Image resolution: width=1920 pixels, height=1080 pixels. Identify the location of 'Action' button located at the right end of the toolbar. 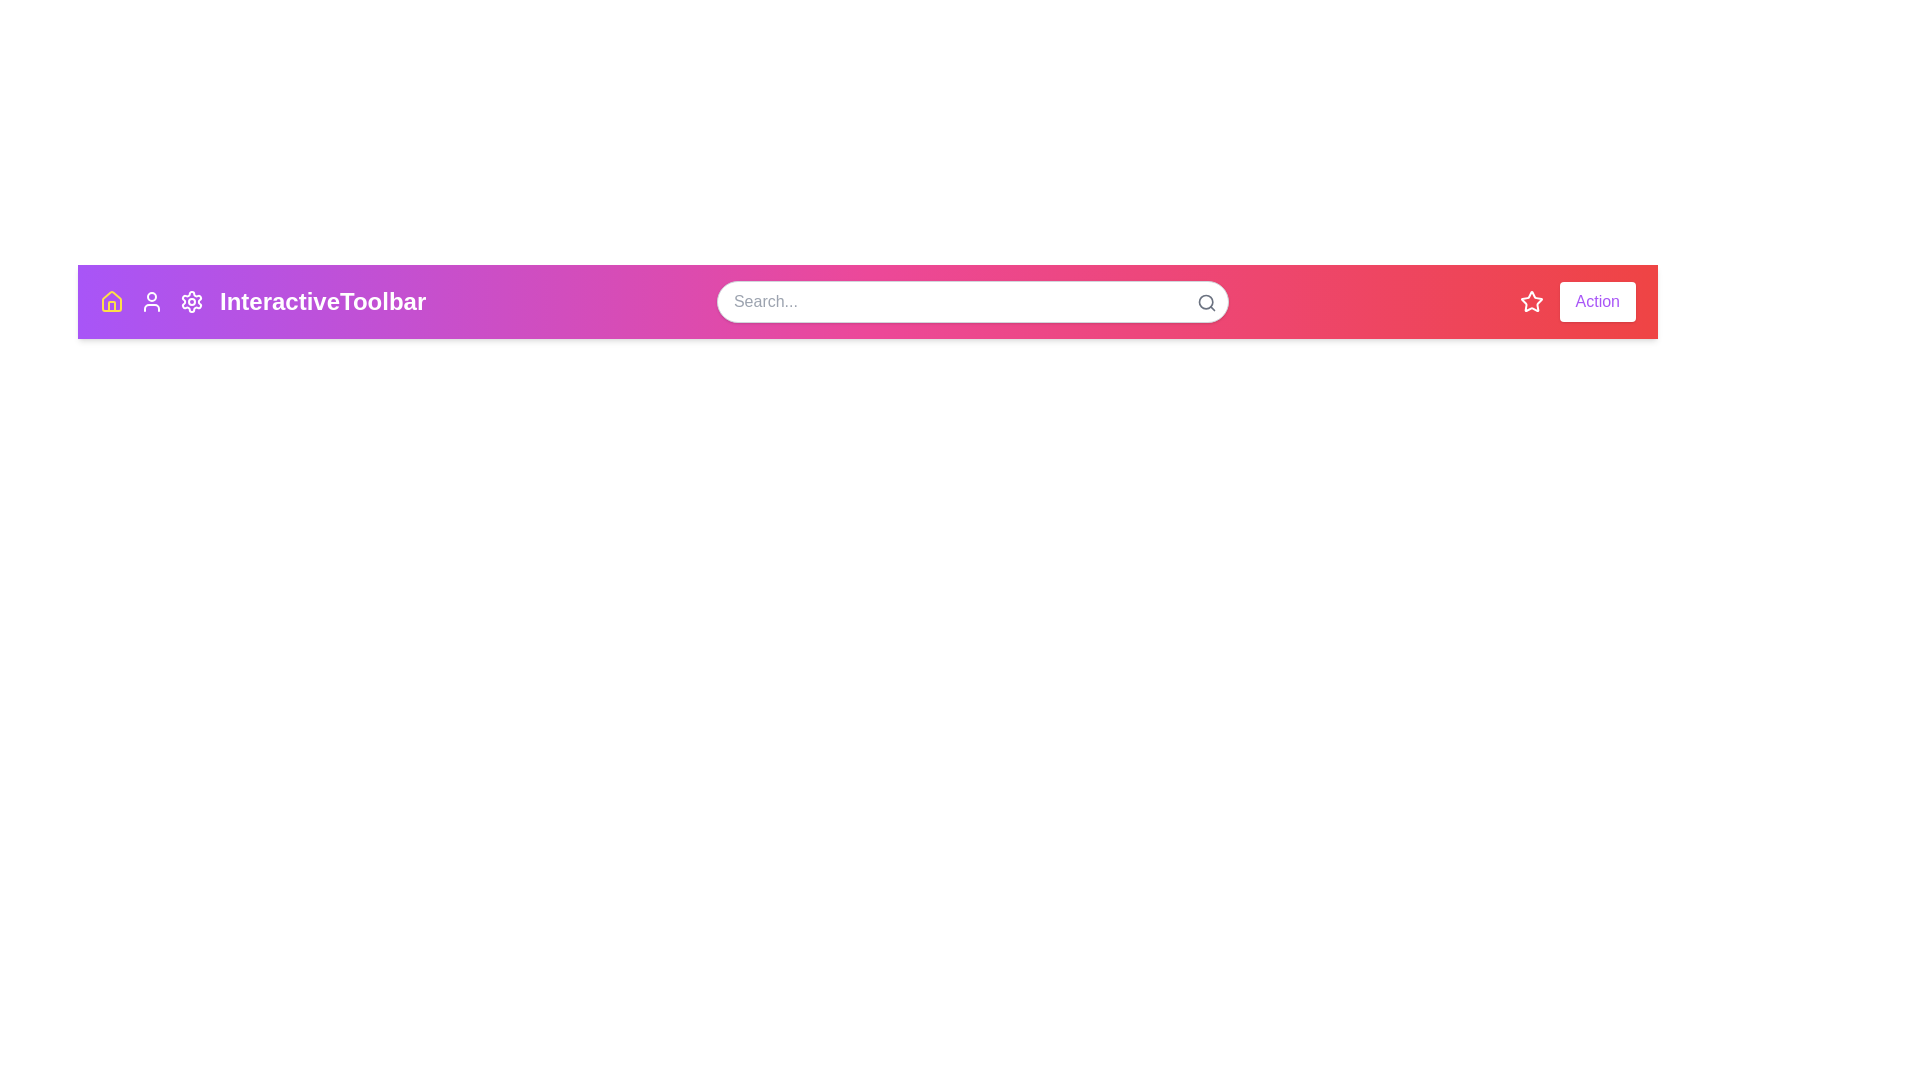
(1596, 301).